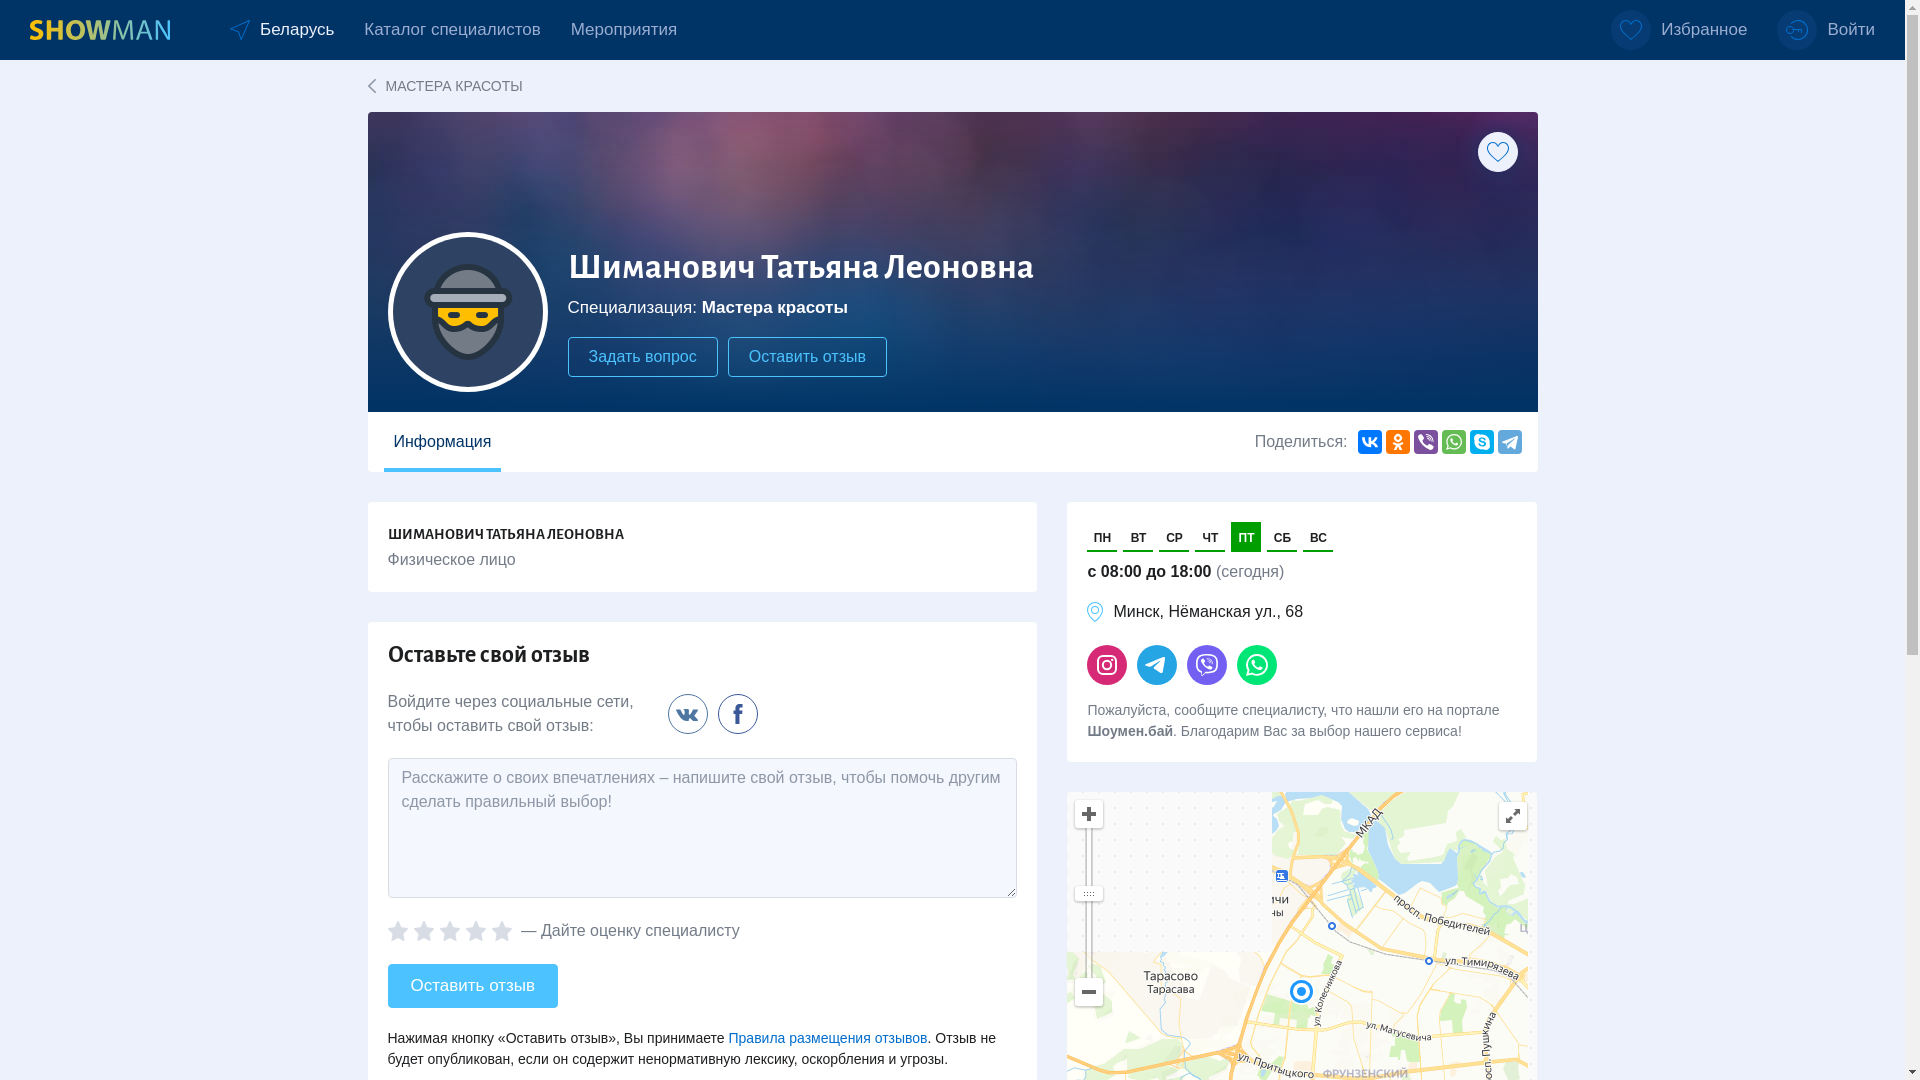  Describe the element at coordinates (1454, 441) in the screenshot. I see `'WhatsApp'` at that location.